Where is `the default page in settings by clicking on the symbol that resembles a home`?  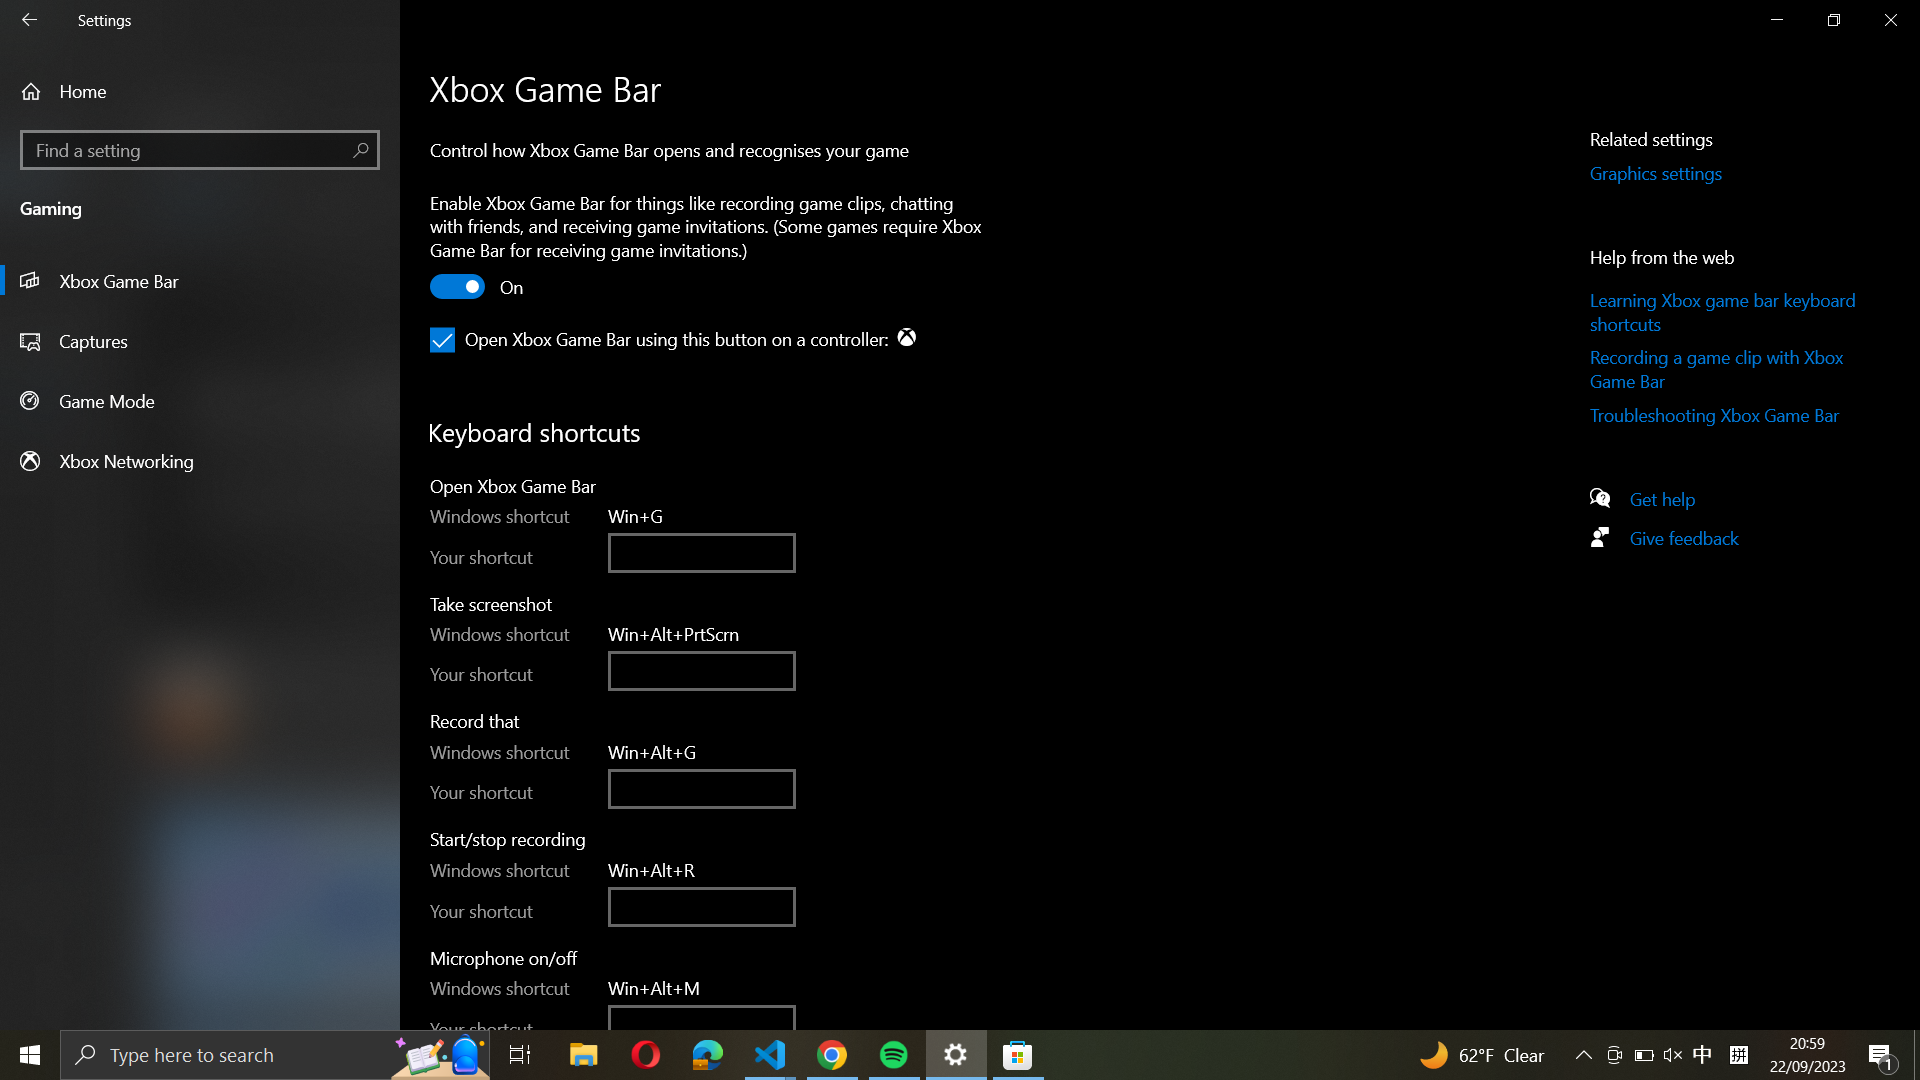 the default page in settings by clicking on the symbol that resembles a home is located at coordinates (200, 91).